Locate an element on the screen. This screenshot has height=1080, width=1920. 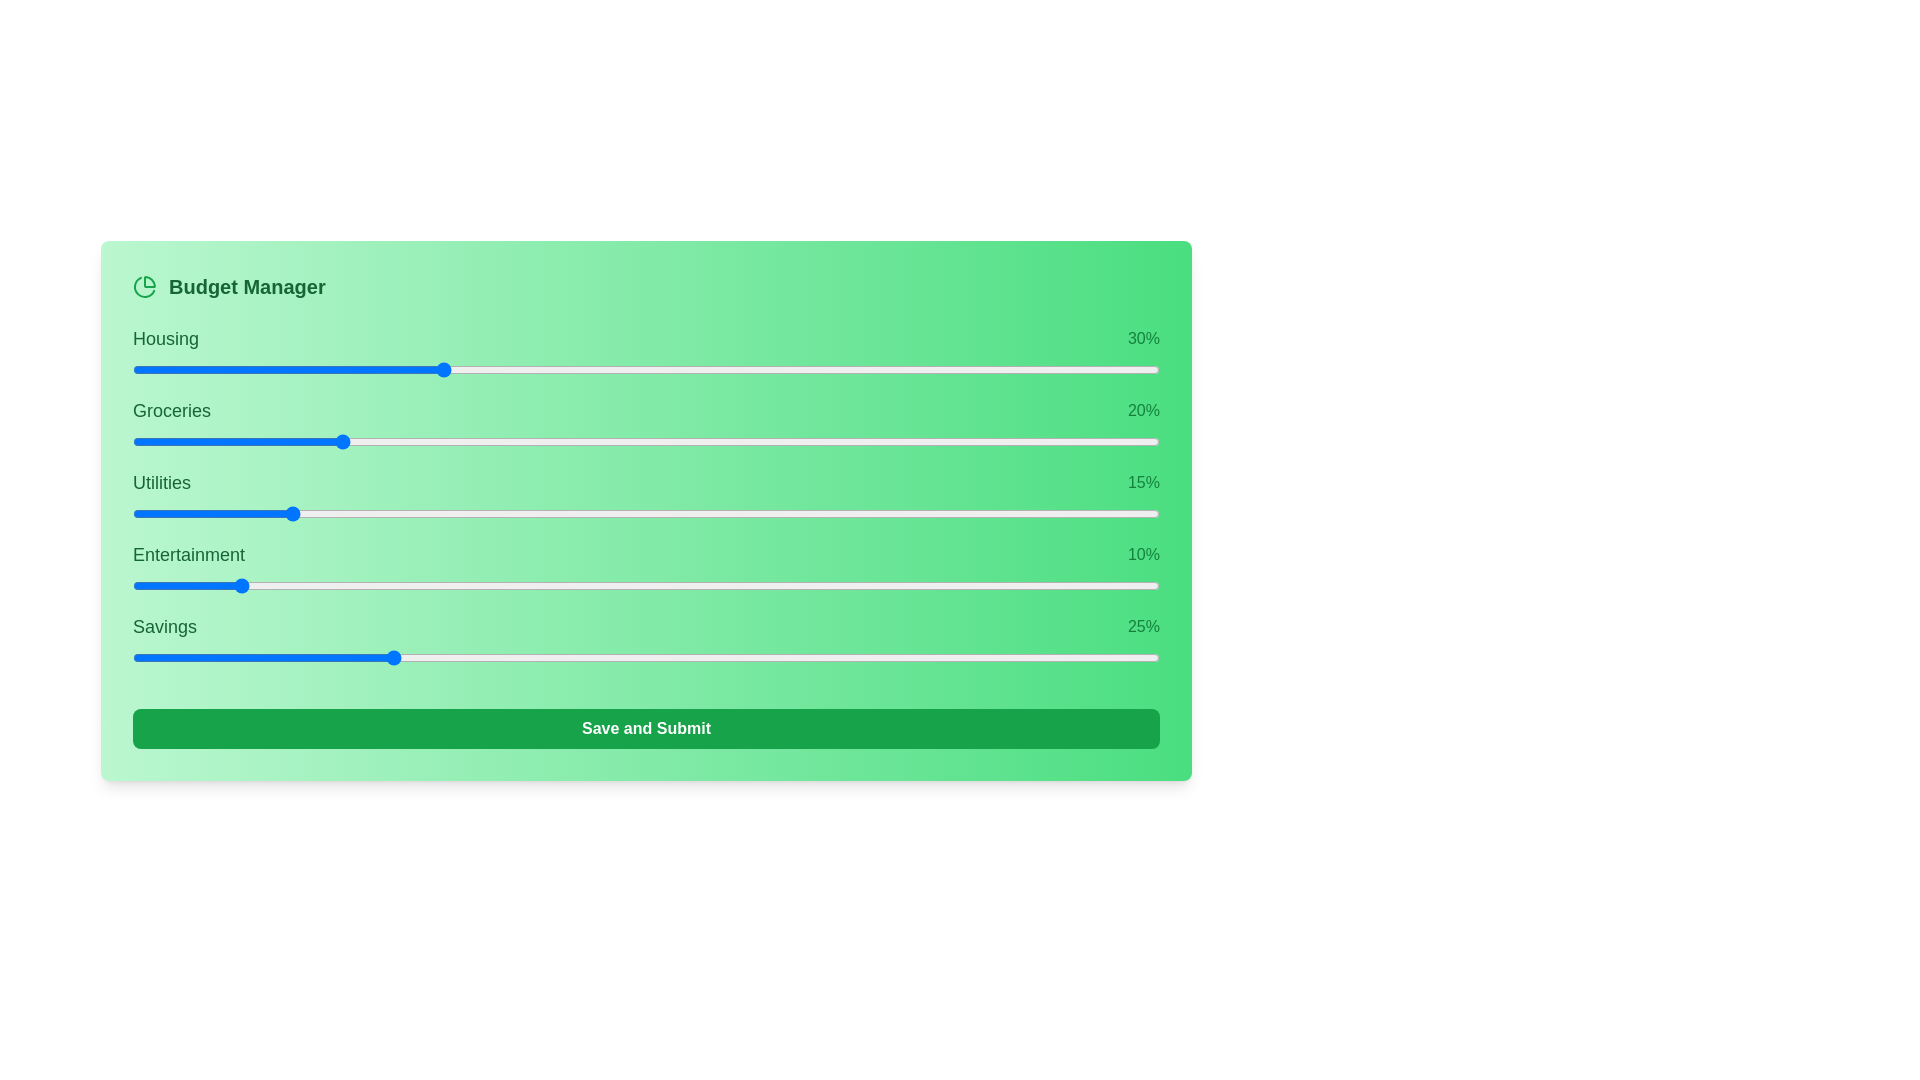
the slider for 1 to 46% allocation is located at coordinates (881, 441).